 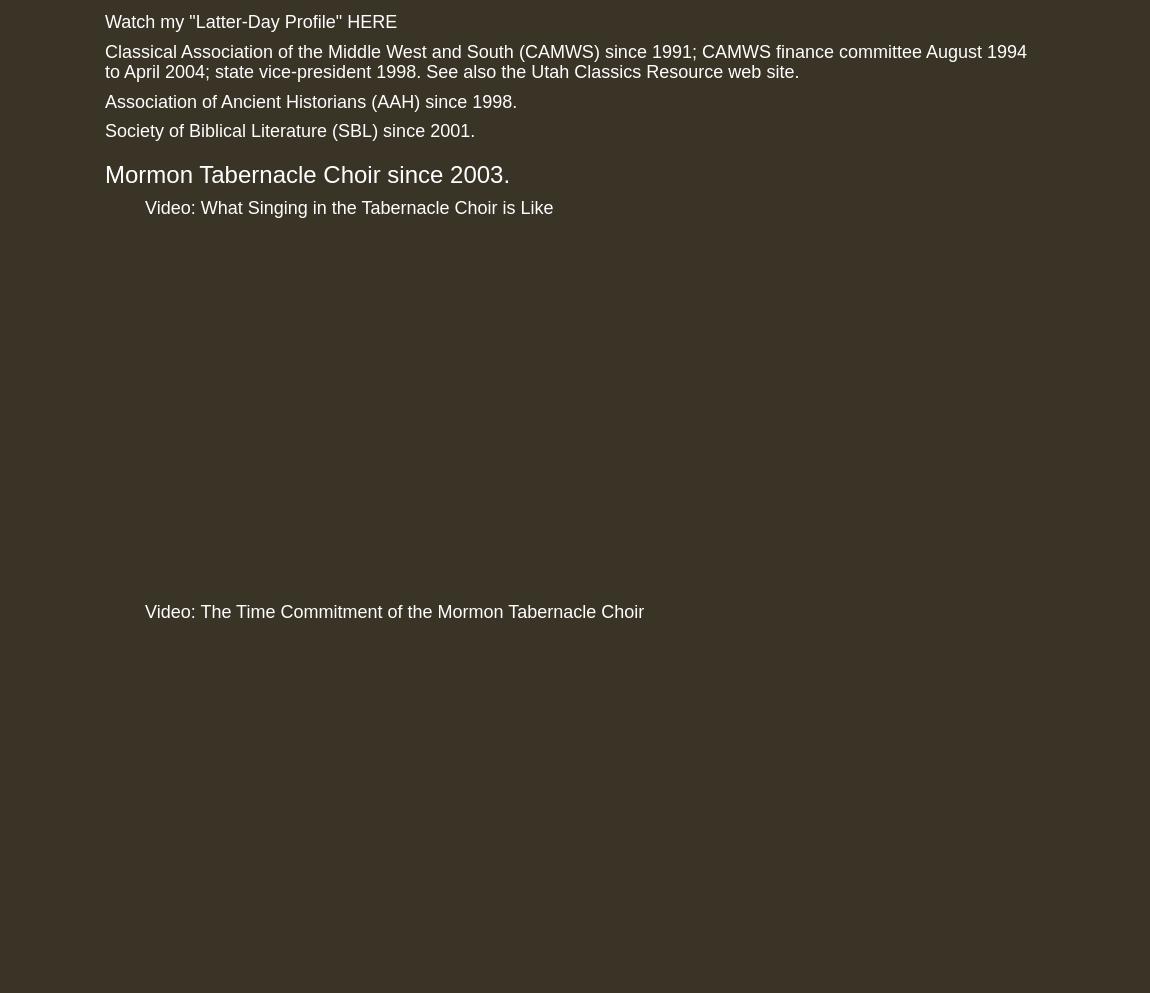 What do you see at coordinates (379, 173) in the screenshot?
I see `'since 2003.'` at bounding box center [379, 173].